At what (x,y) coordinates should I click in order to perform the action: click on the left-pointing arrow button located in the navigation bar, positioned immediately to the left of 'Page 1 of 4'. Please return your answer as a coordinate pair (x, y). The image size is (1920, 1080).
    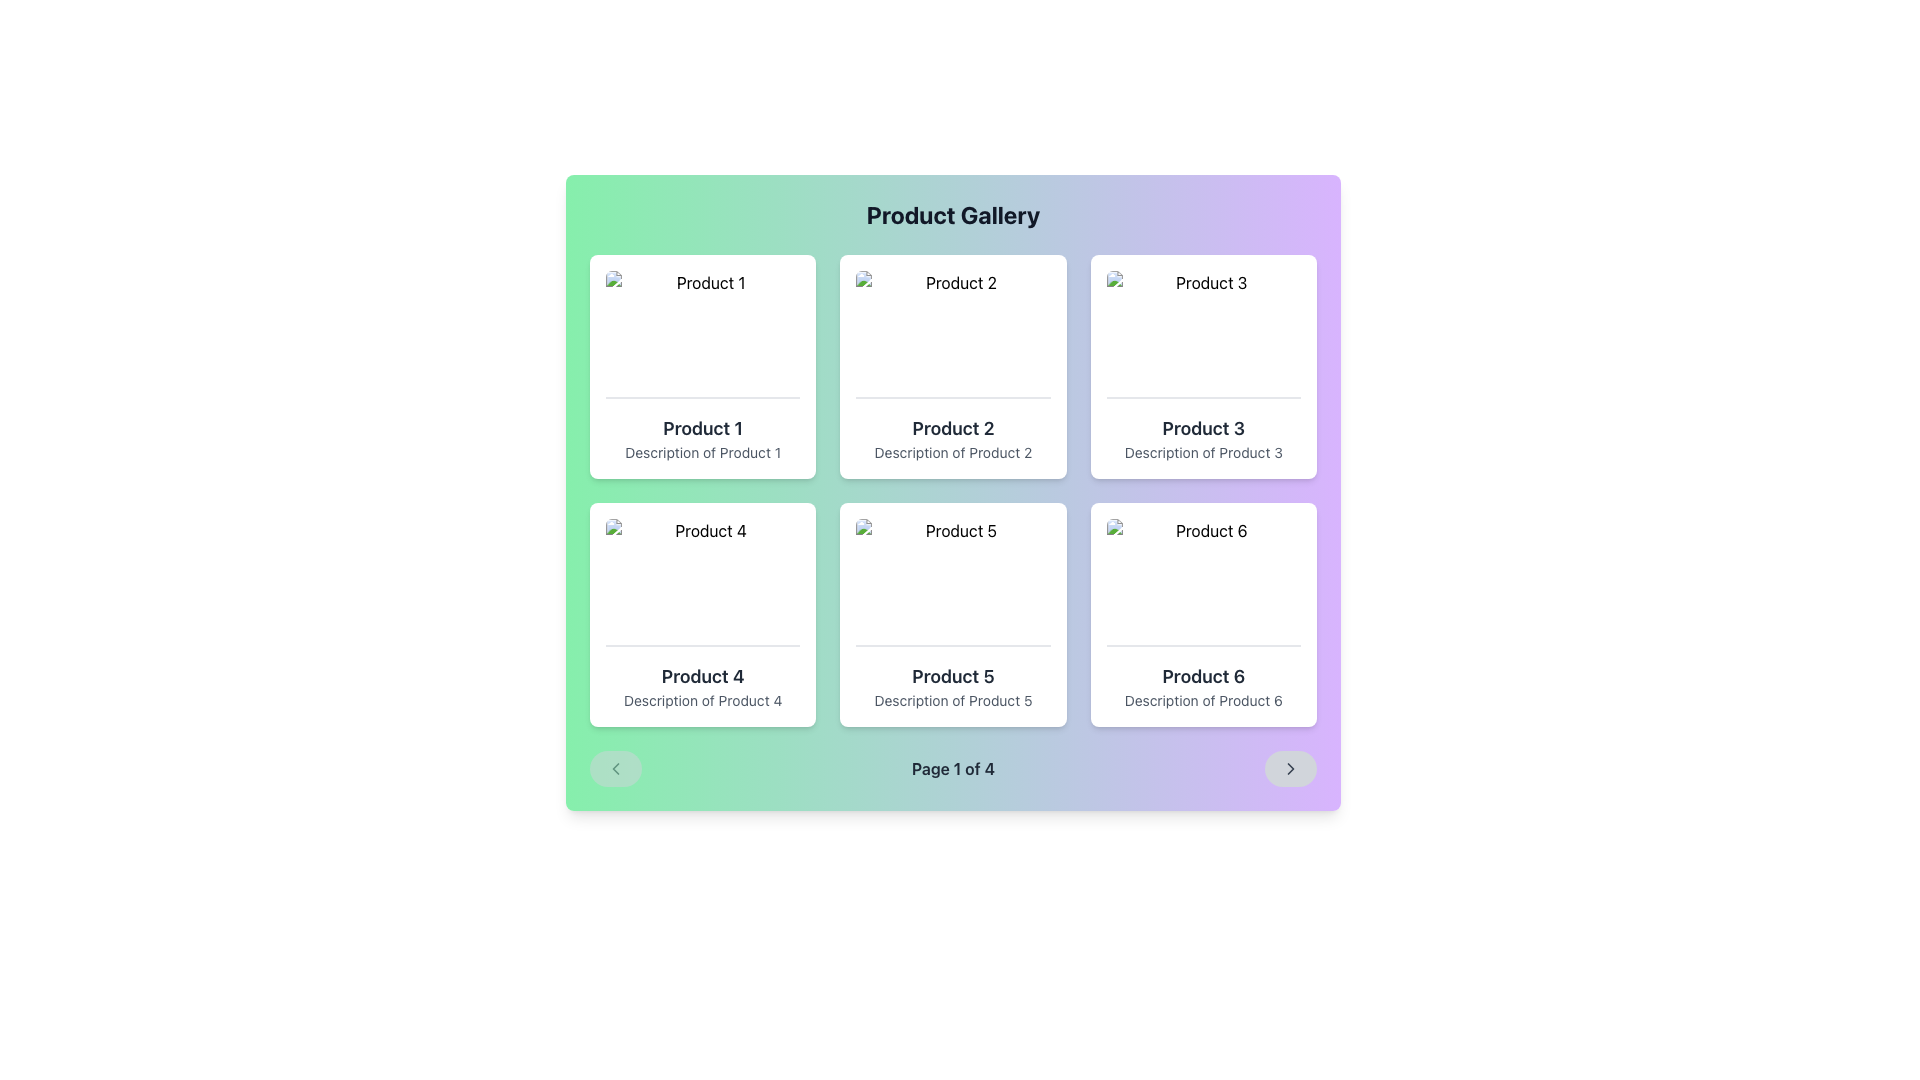
    Looking at the image, I should click on (614, 767).